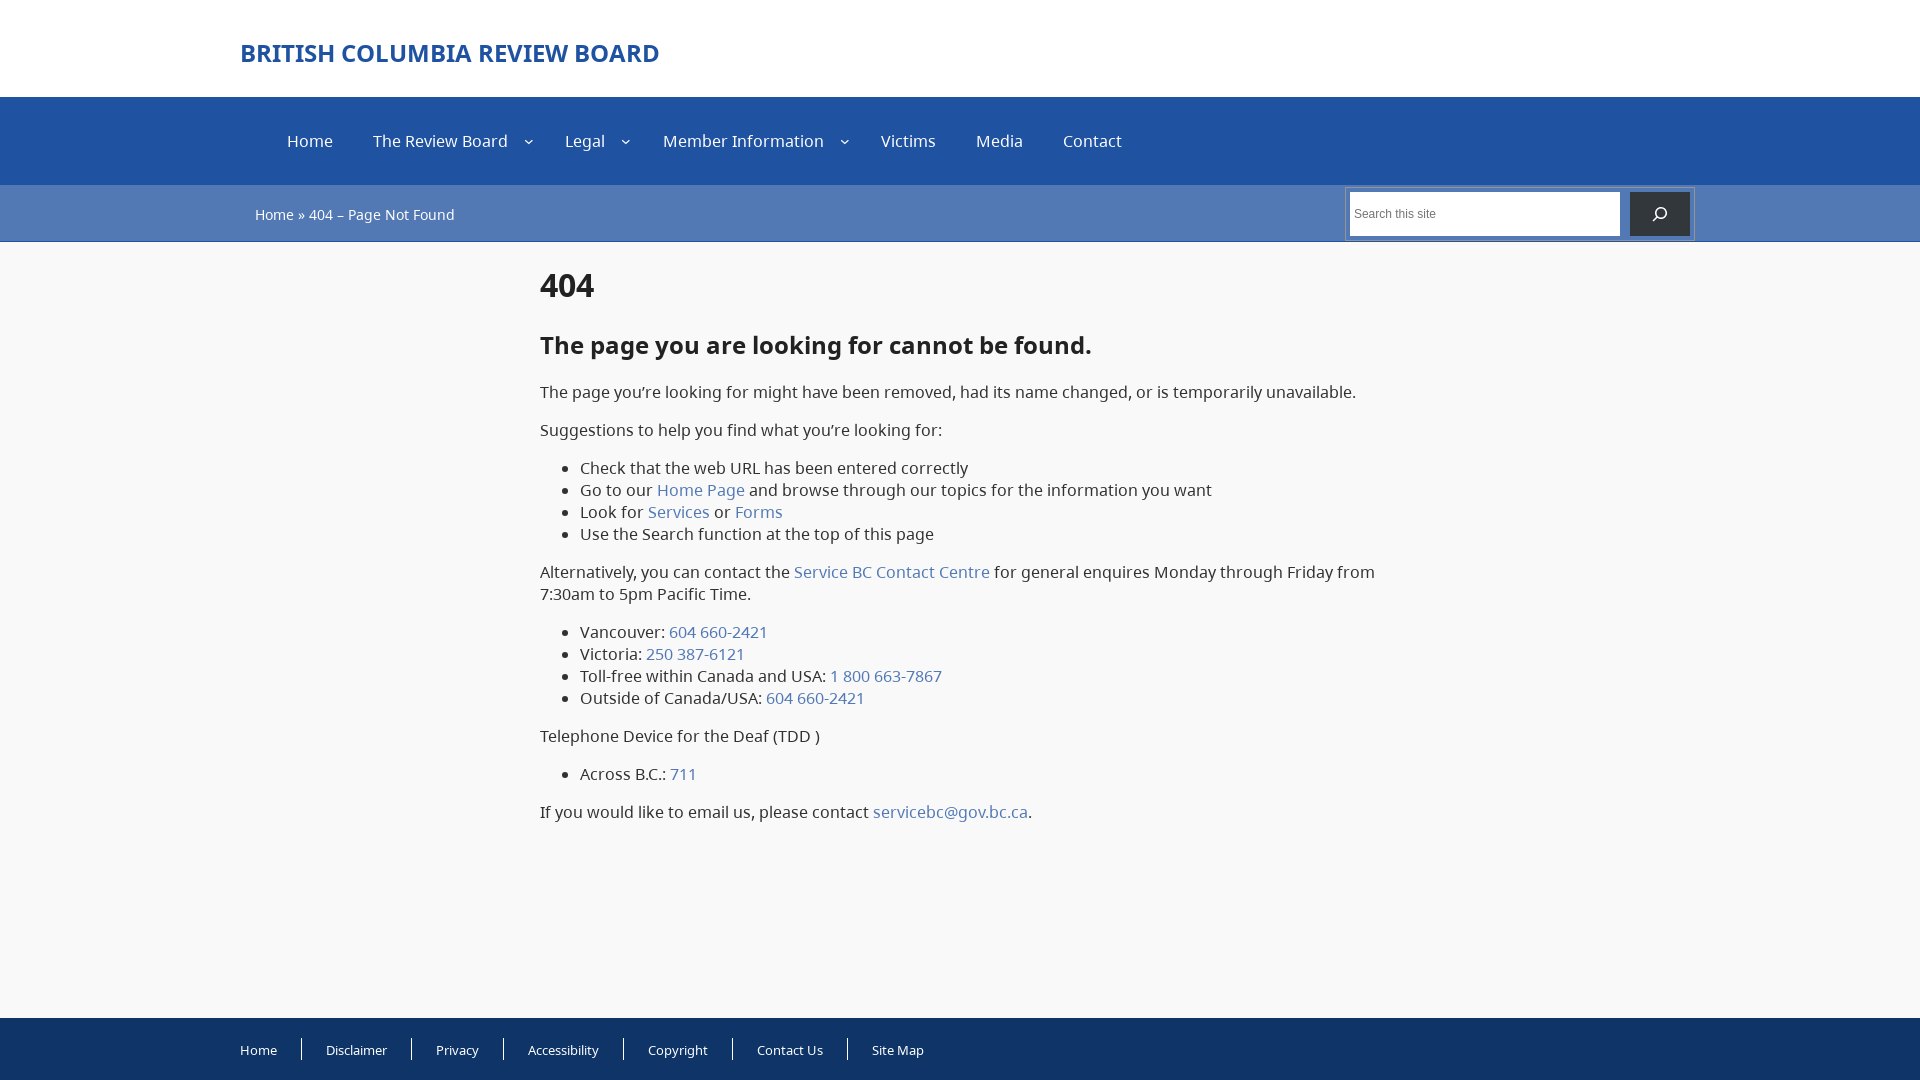 The width and height of the screenshot is (1920, 1080). I want to click on 'Member Information', so click(742, 140).